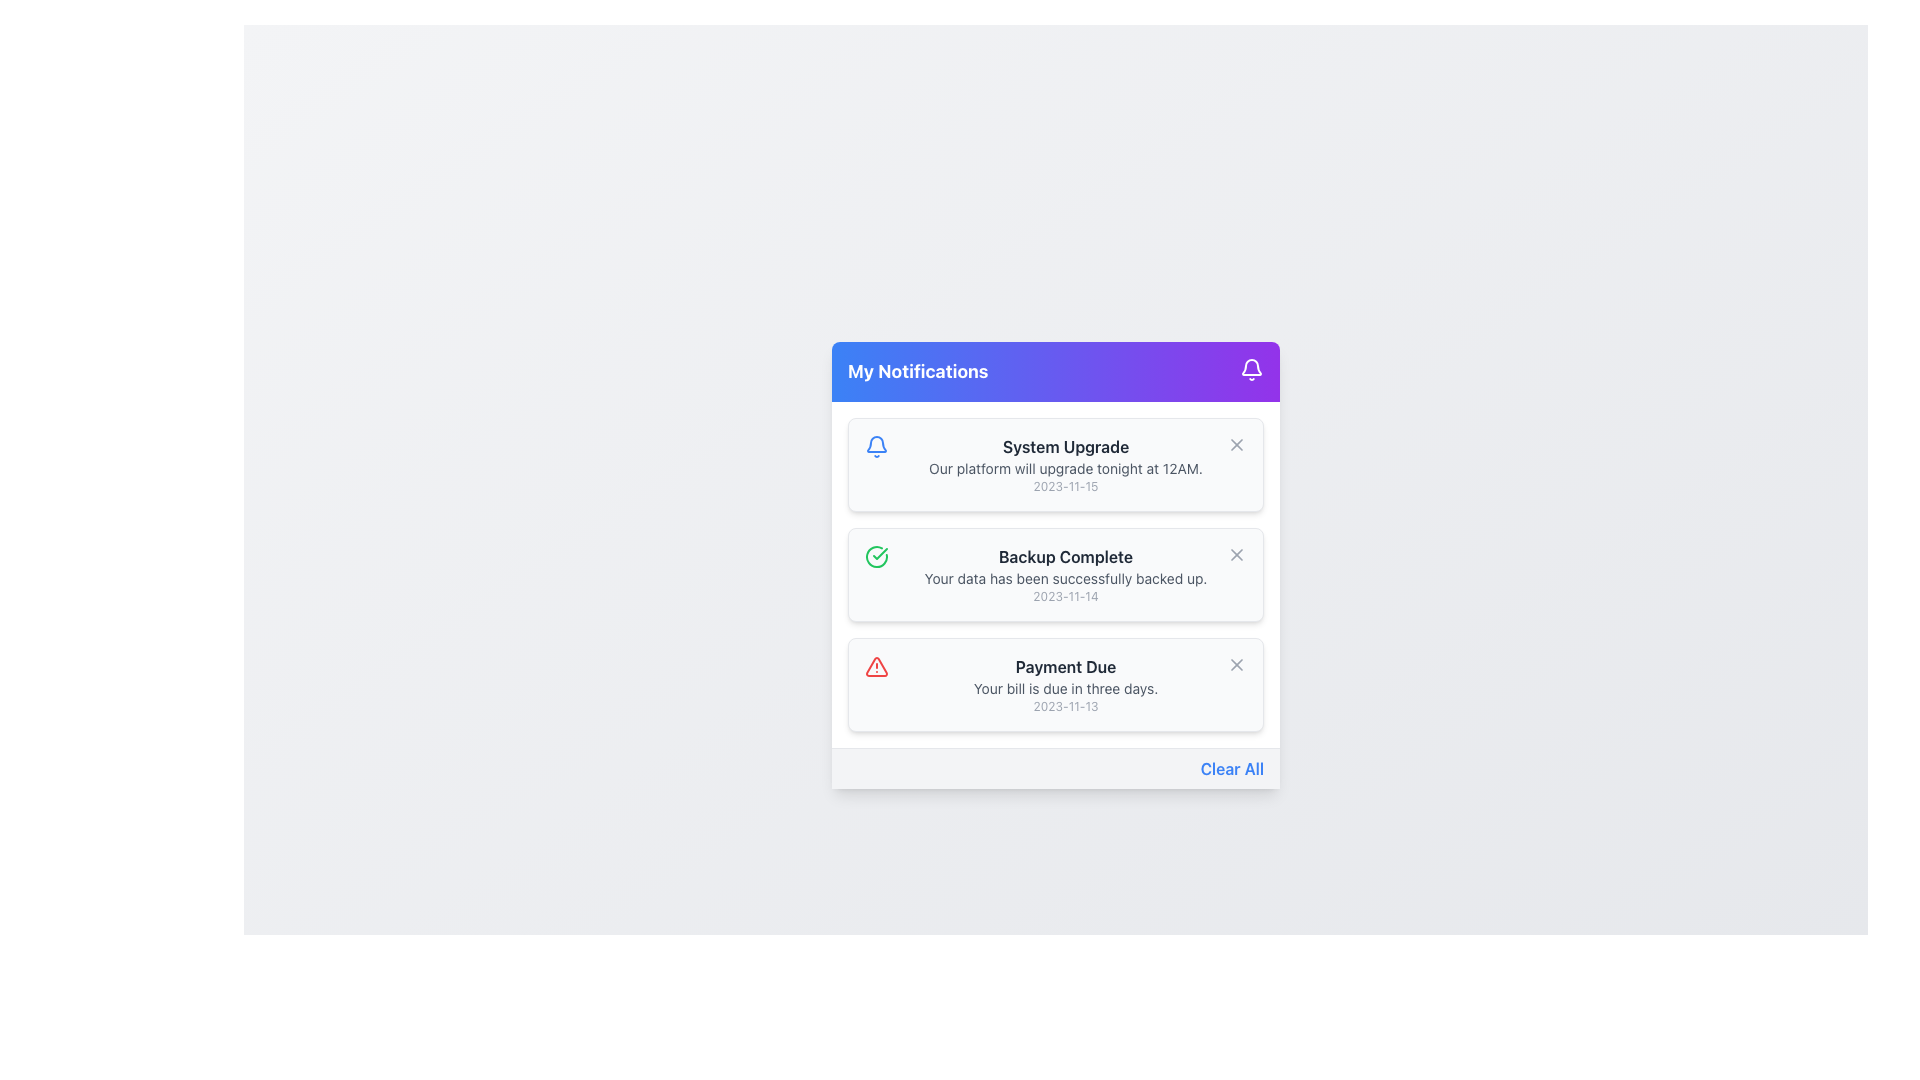 This screenshot has height=1080, width=1920. Describe the element at coordinates (1064, 486) in the screenshot. I see `the text label displaying '2023-11-15', which is located at the bottom of the 'My Notifications' section and conveys auxiliary information regarding the system upgrade` at that location.